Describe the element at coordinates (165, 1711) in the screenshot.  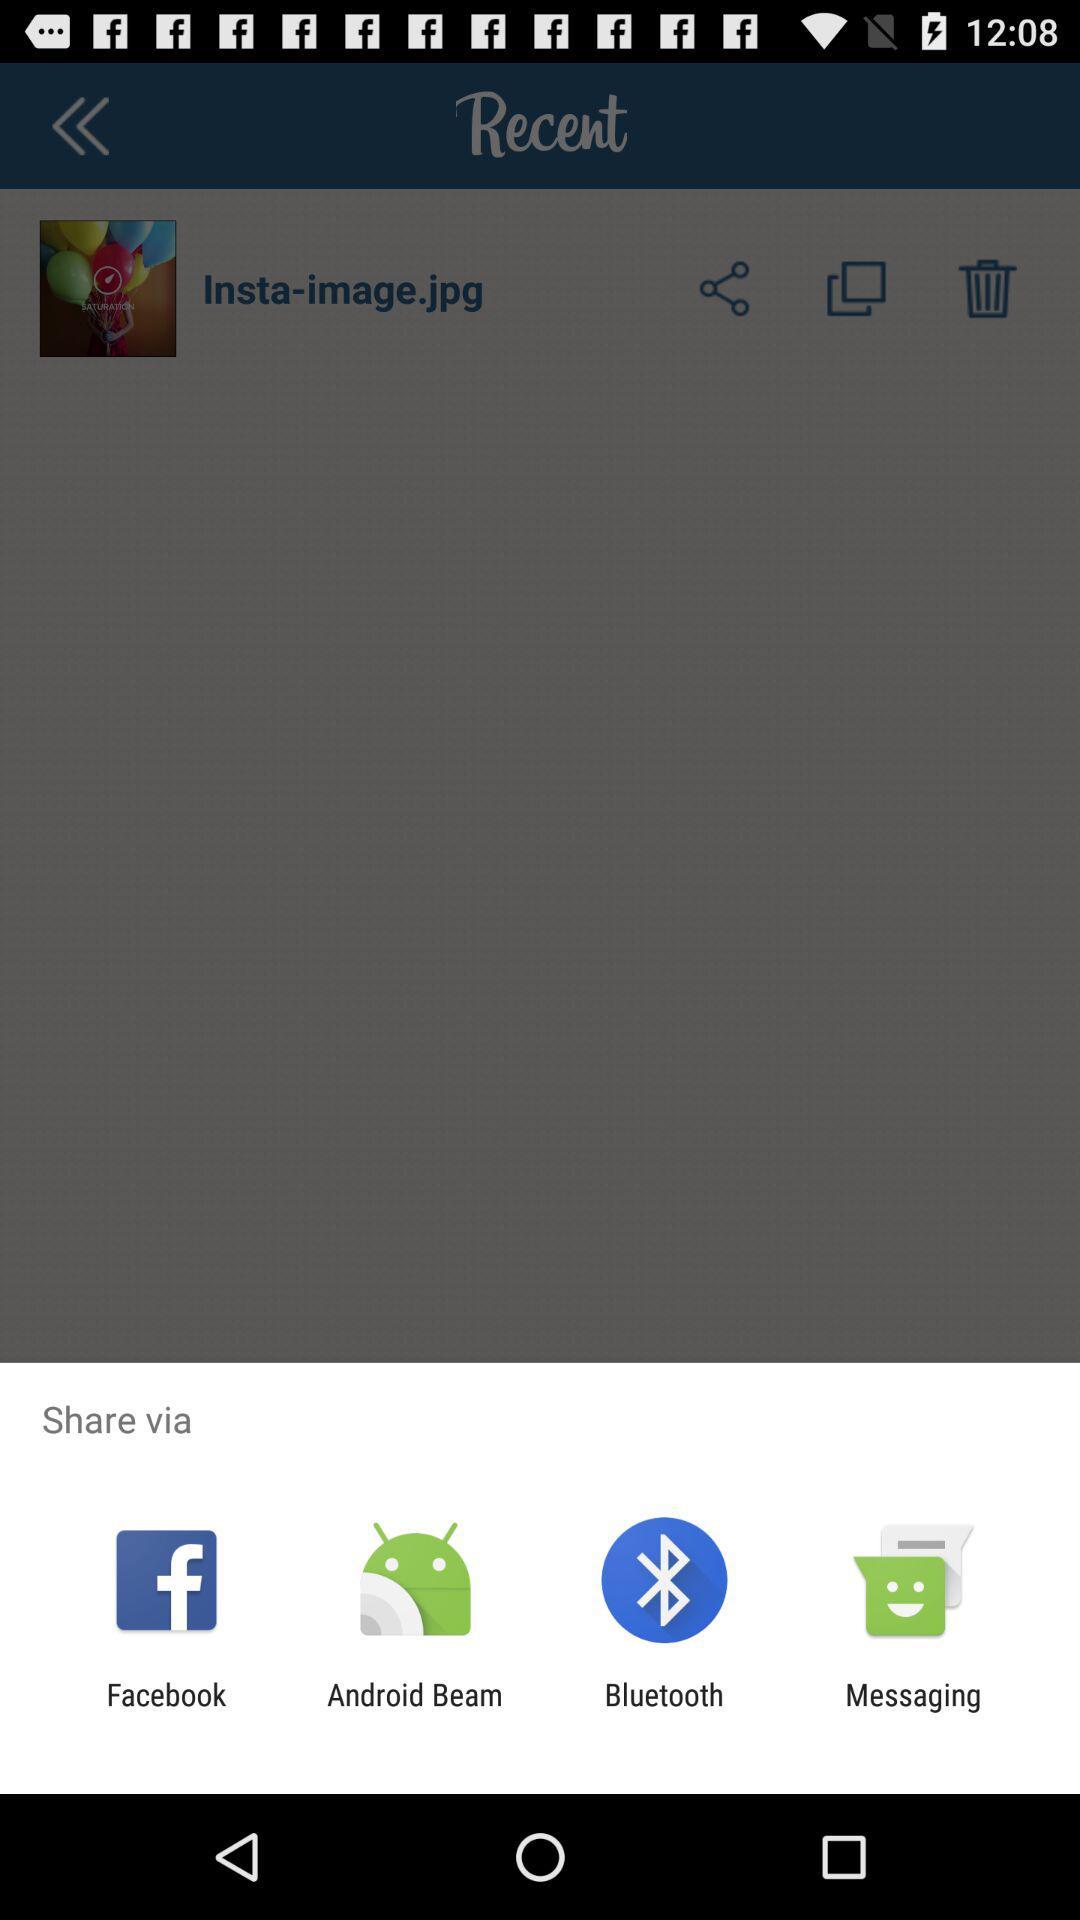
I see `the item to the left of android beam item` at that location.